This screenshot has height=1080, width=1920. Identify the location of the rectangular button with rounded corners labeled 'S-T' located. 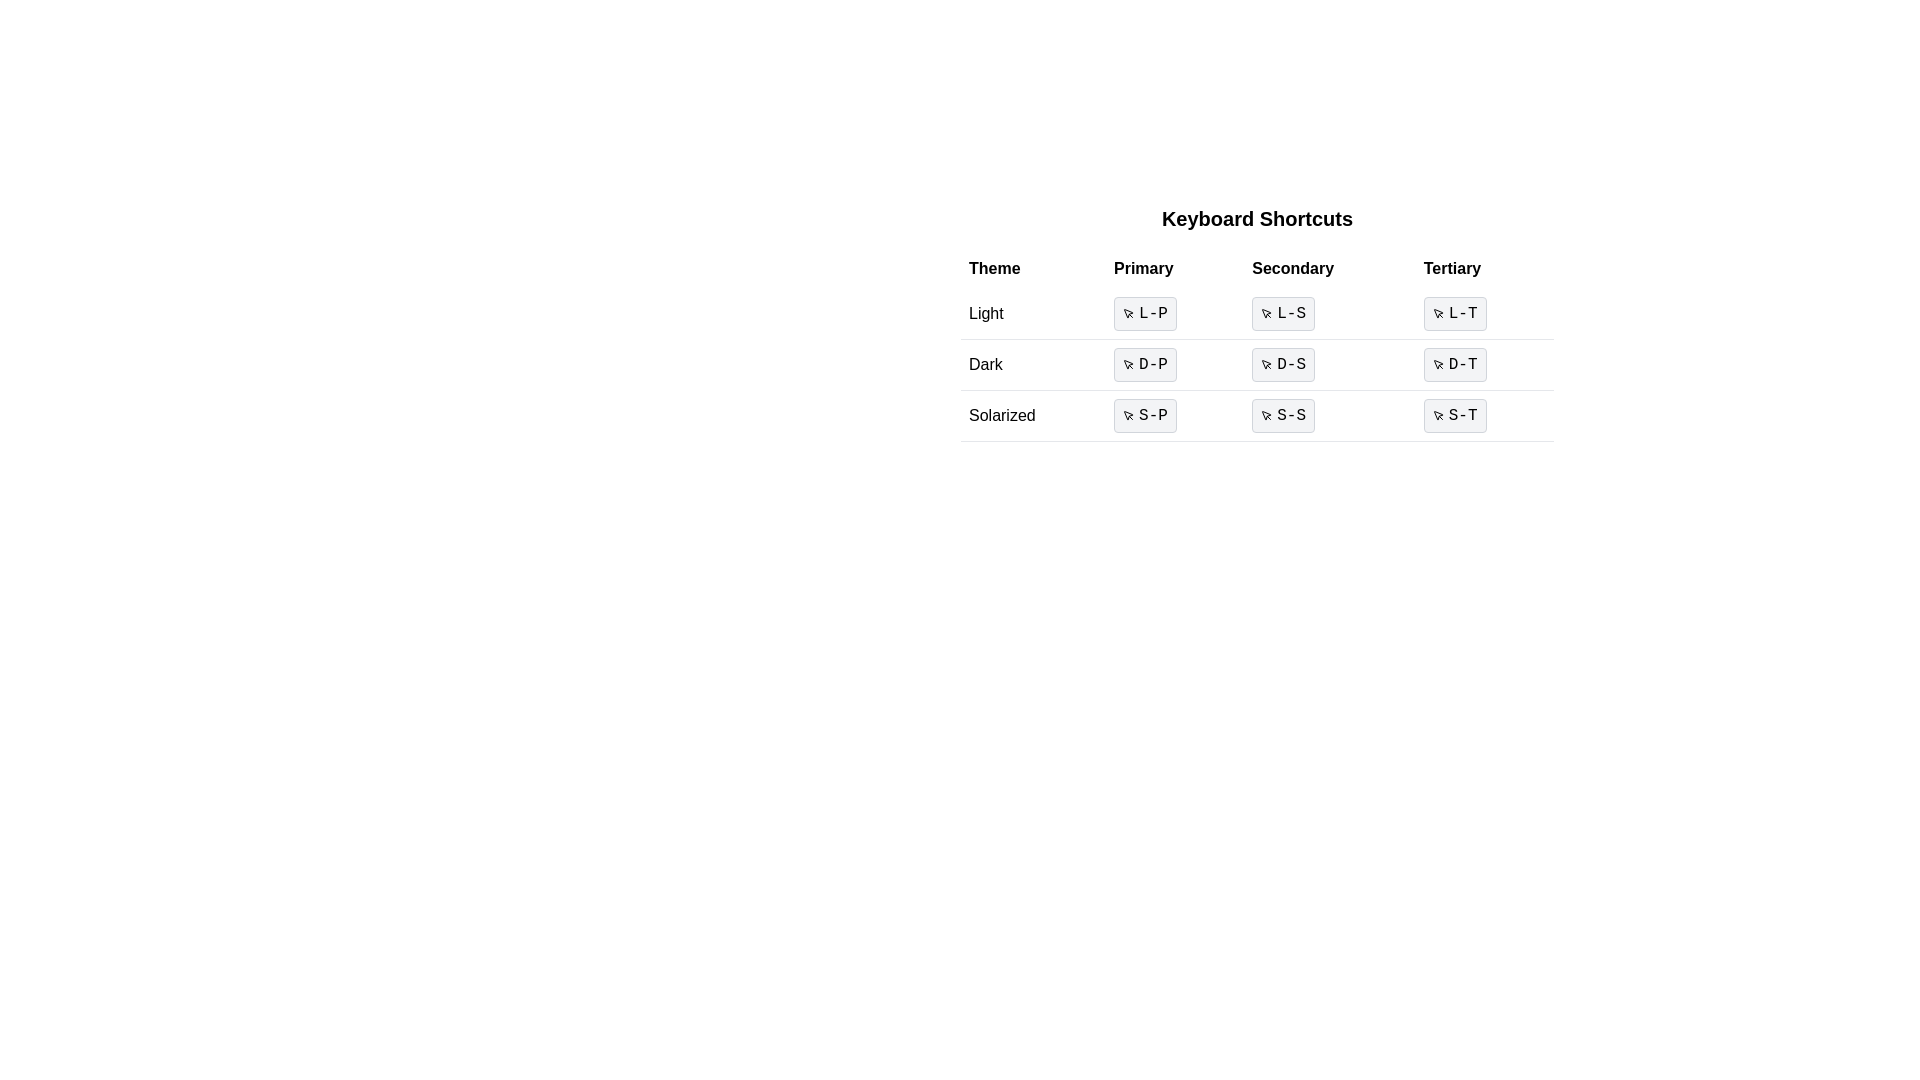
(1455, 415).